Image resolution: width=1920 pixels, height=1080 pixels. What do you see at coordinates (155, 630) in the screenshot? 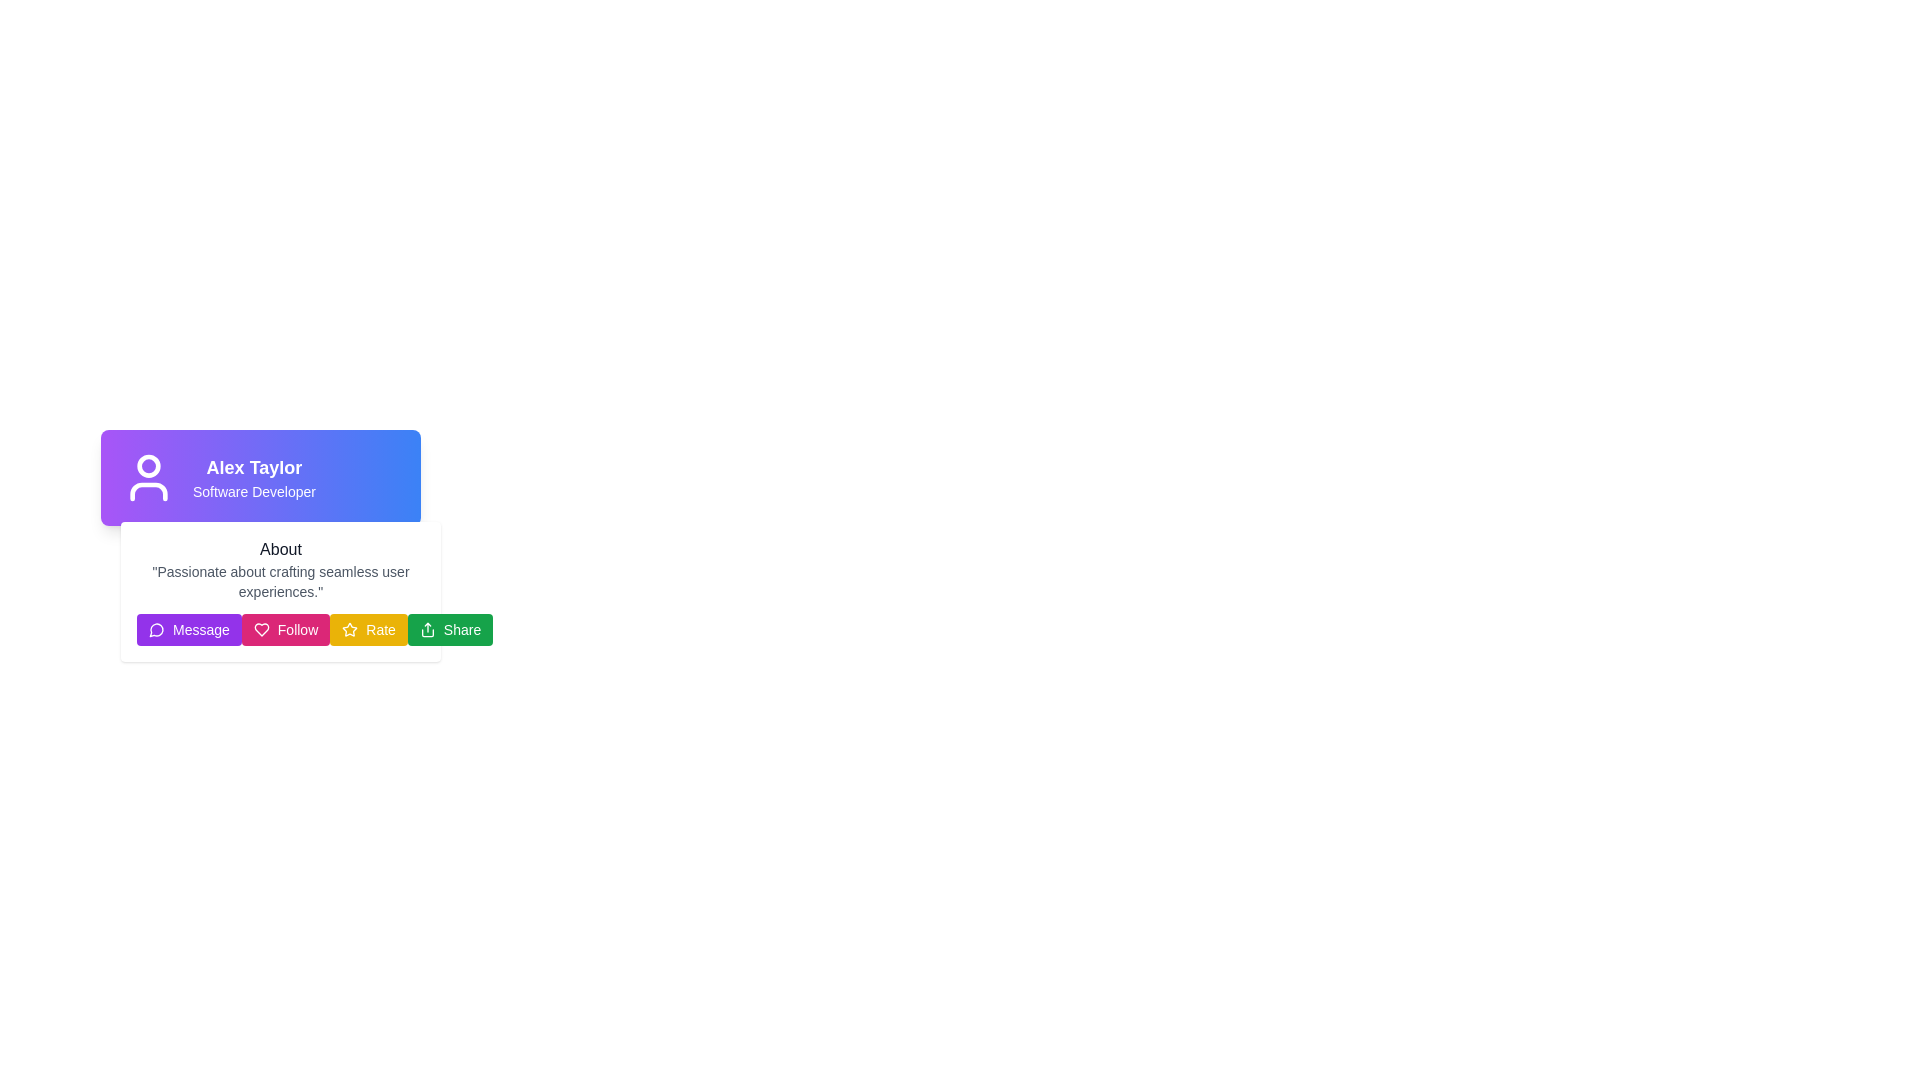
I see `the messaging icon located in the top left corner of the action button row, directly below the user profile card, to initiate a message action` at bounding box center [155, 630].